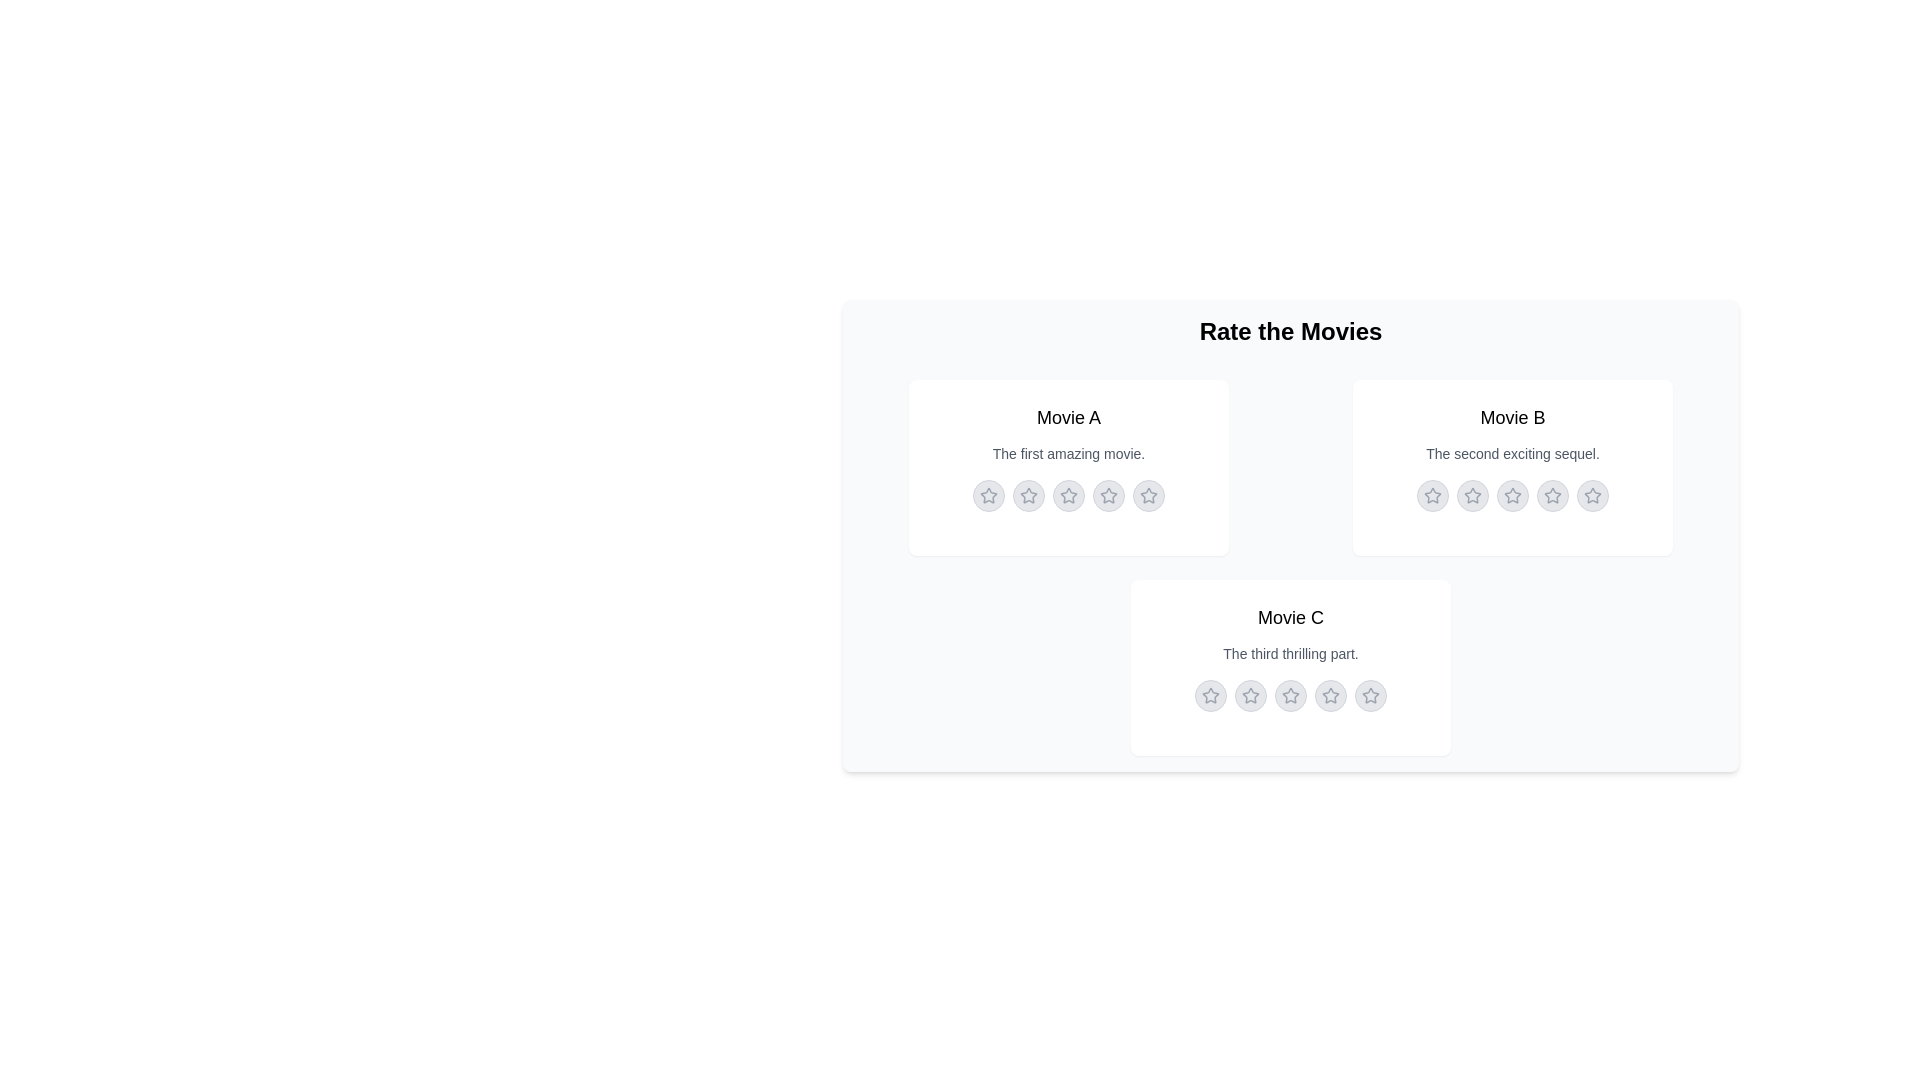  Describe the element at coordinates (1370, 694) in the screenshot. I see `the fifth circular button with a star icon, which is part of the rating elements below the 'Movie C' section in the 'Rate the Movies' interface` at that location.